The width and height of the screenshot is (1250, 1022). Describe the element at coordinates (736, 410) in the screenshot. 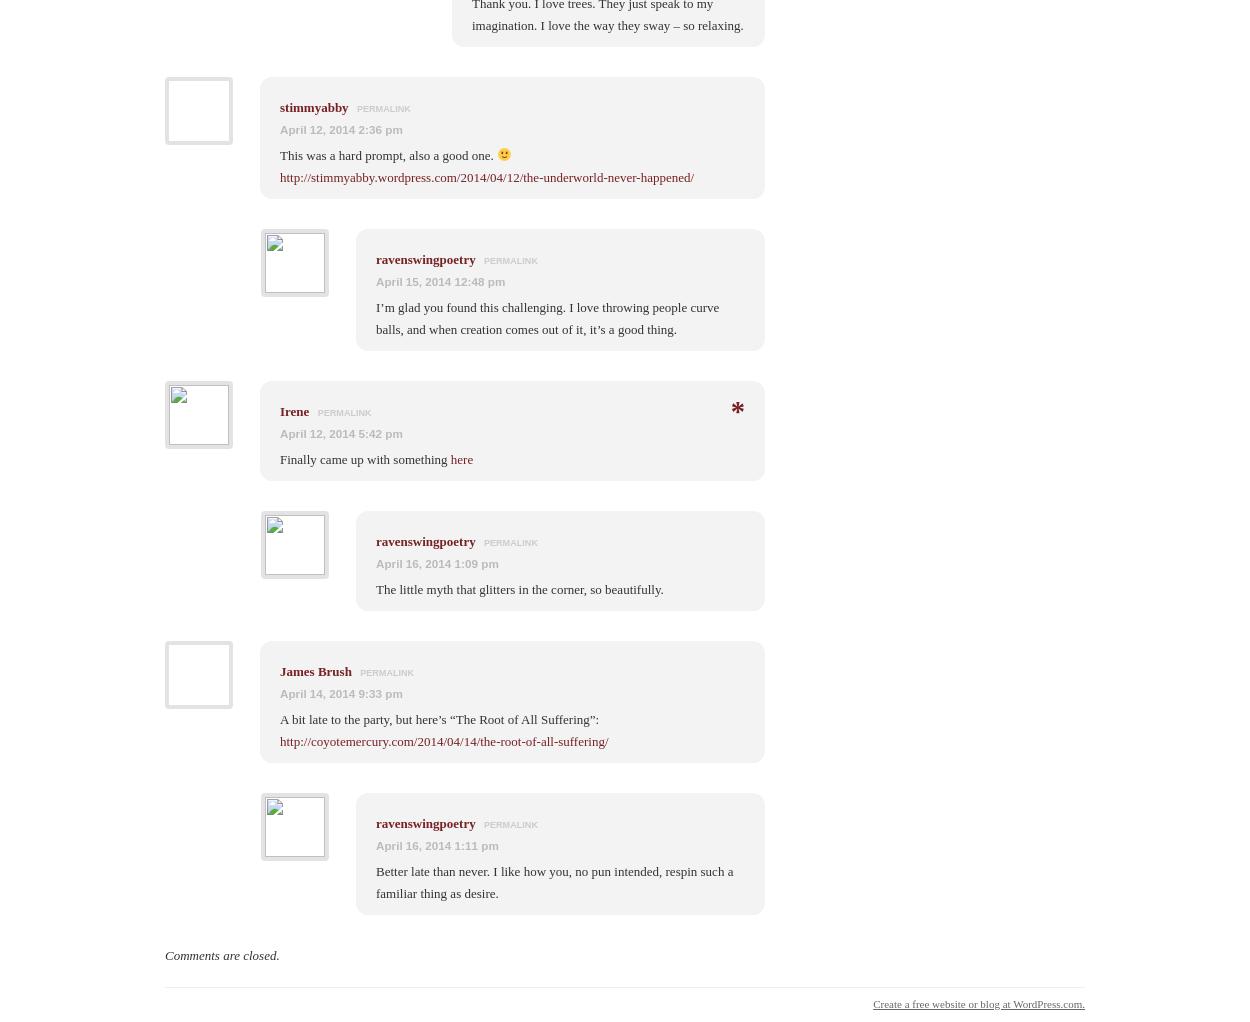

I see `'*'` at that location.